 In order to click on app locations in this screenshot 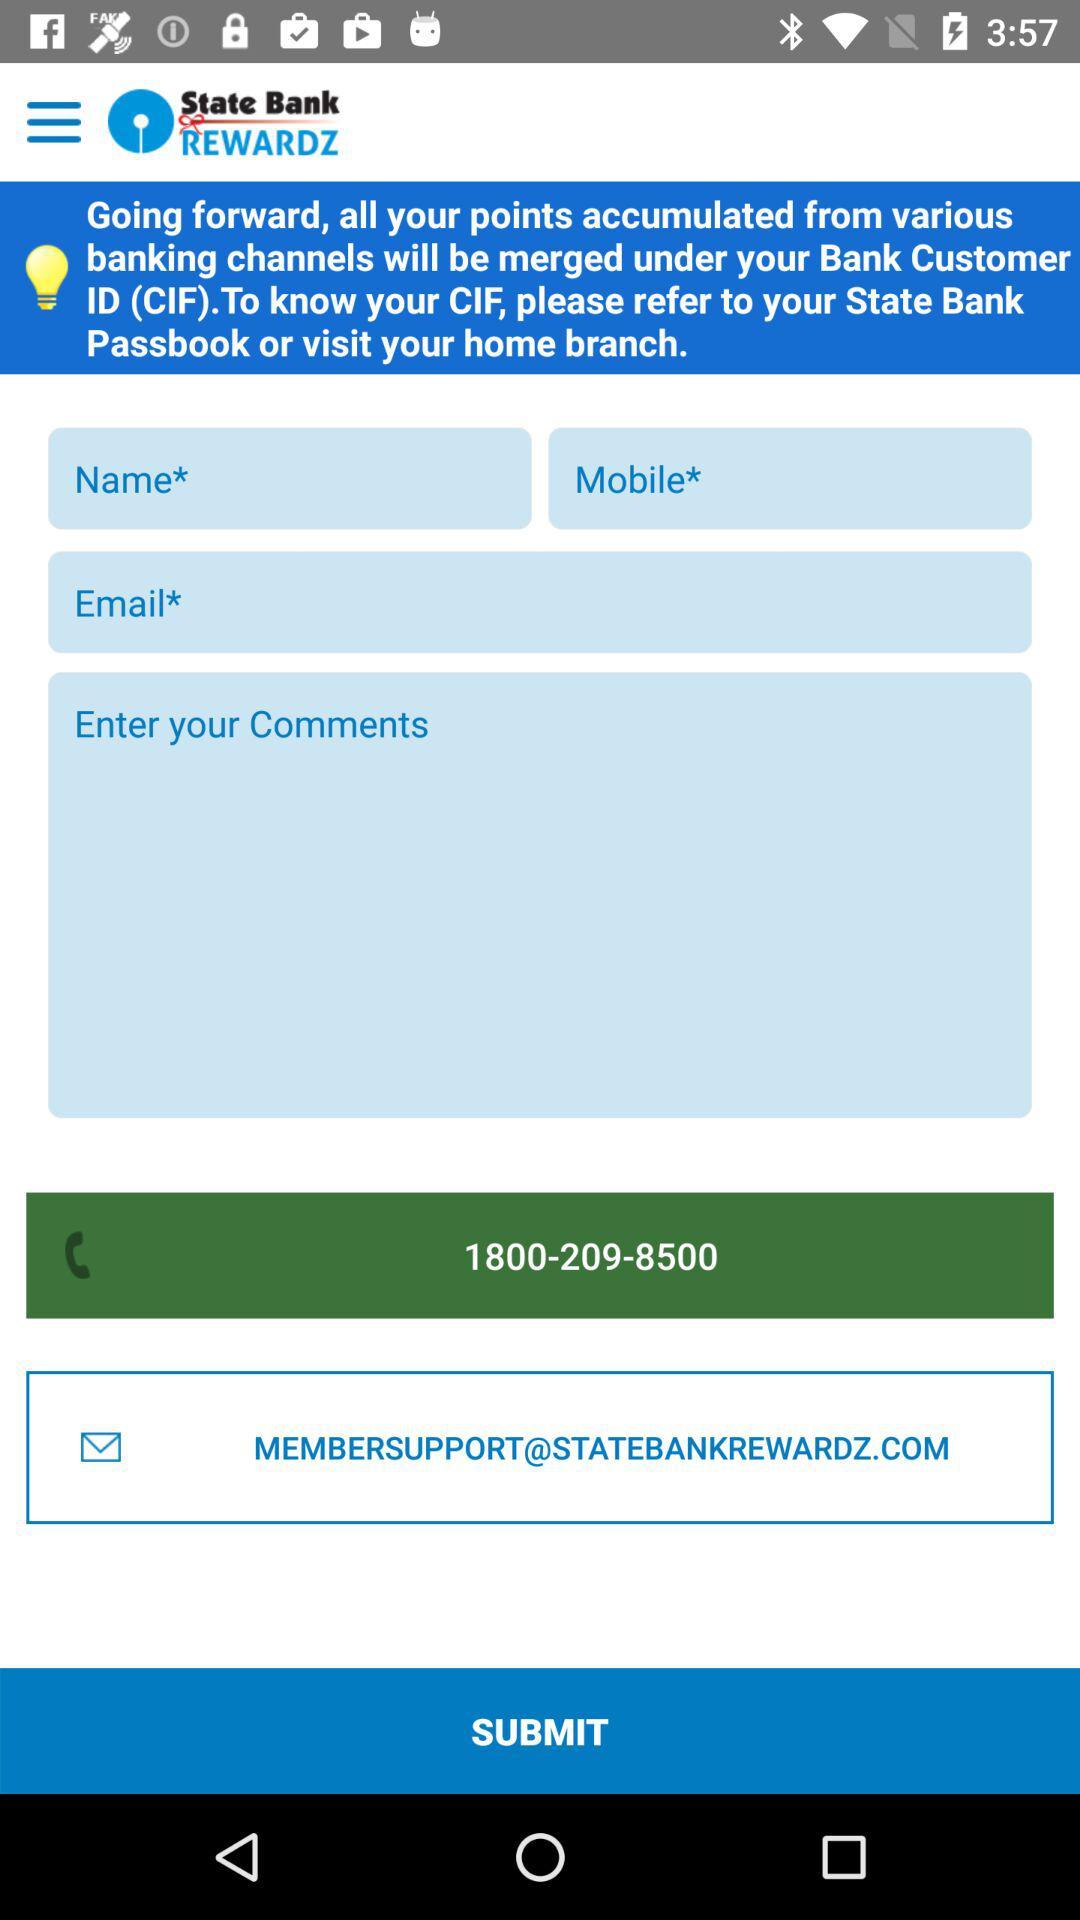, I will do `click(53, 121)`.